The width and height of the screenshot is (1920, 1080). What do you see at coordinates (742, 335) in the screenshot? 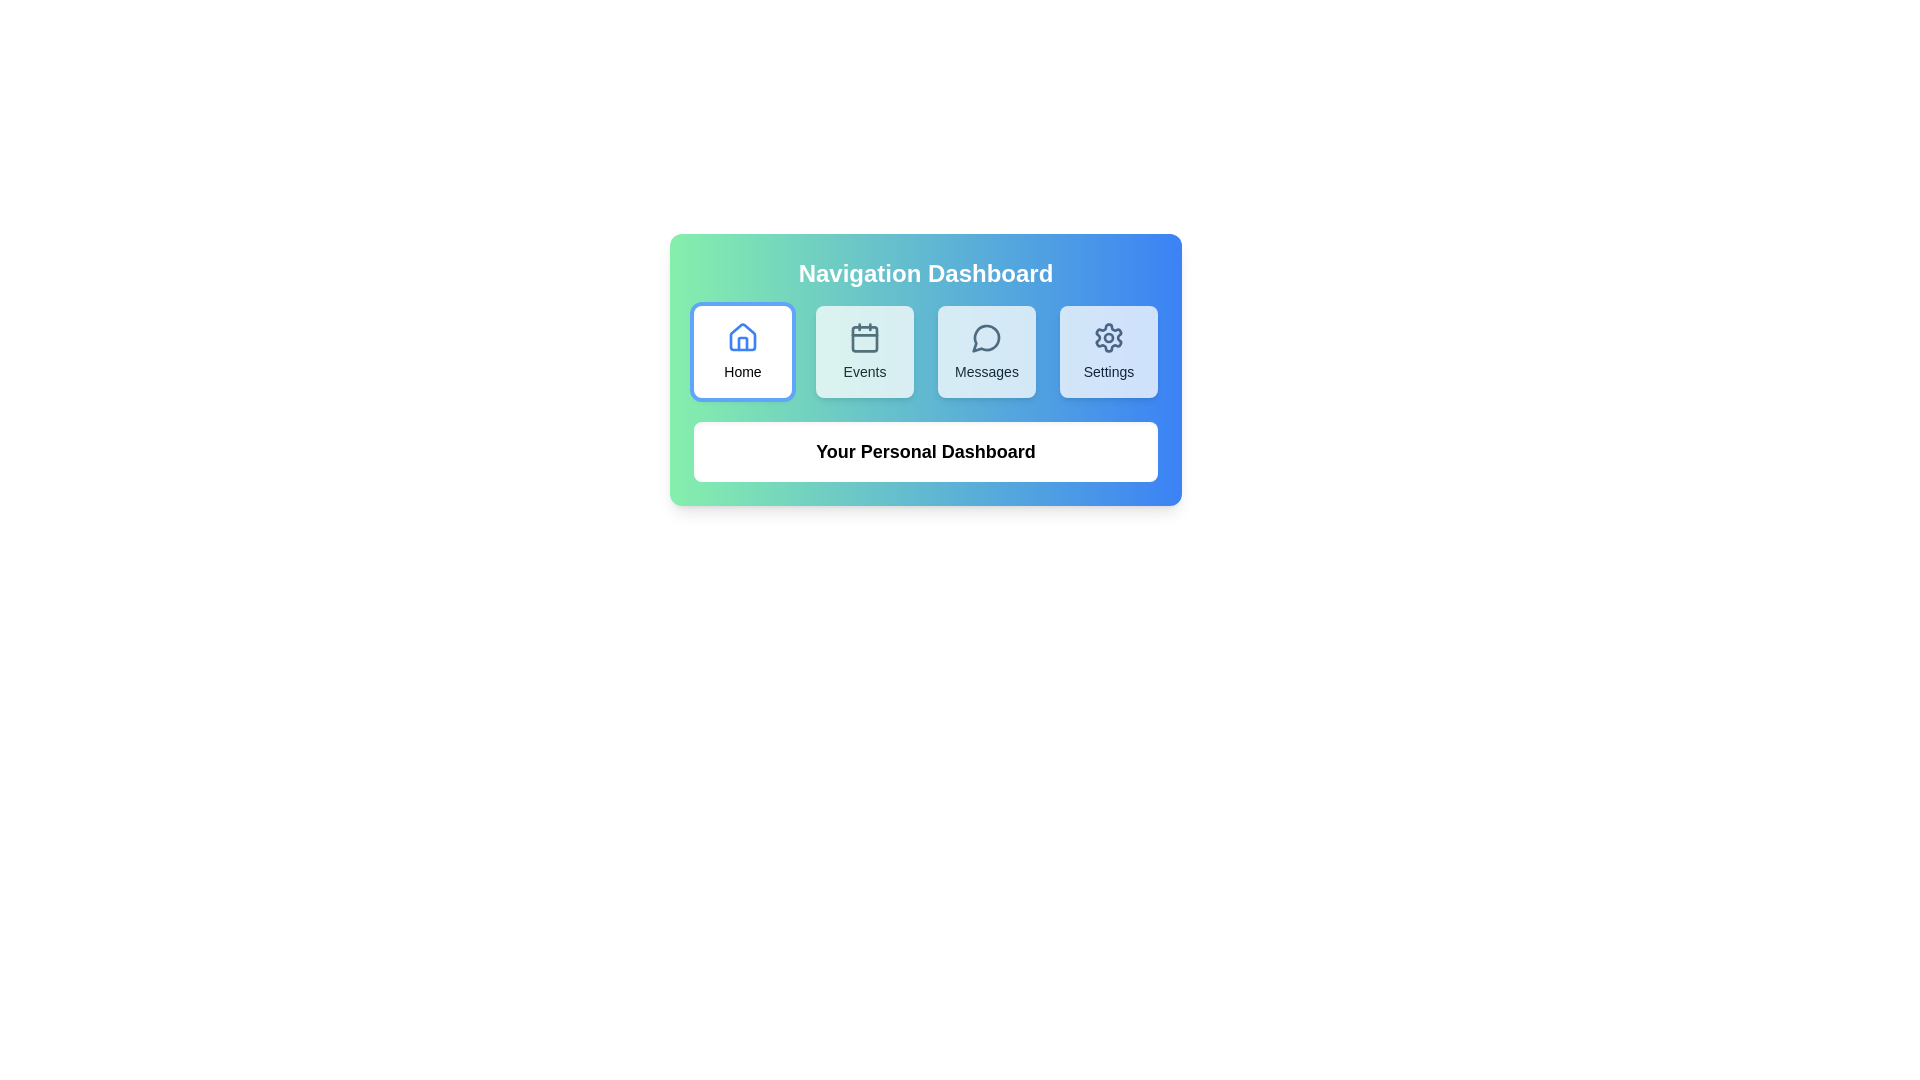
I see `the house icon located inside the 'Home' button in the navigation dashboard, which features a triangular roof and a blue color with a stroke outline` at bounding box center [742, 335].